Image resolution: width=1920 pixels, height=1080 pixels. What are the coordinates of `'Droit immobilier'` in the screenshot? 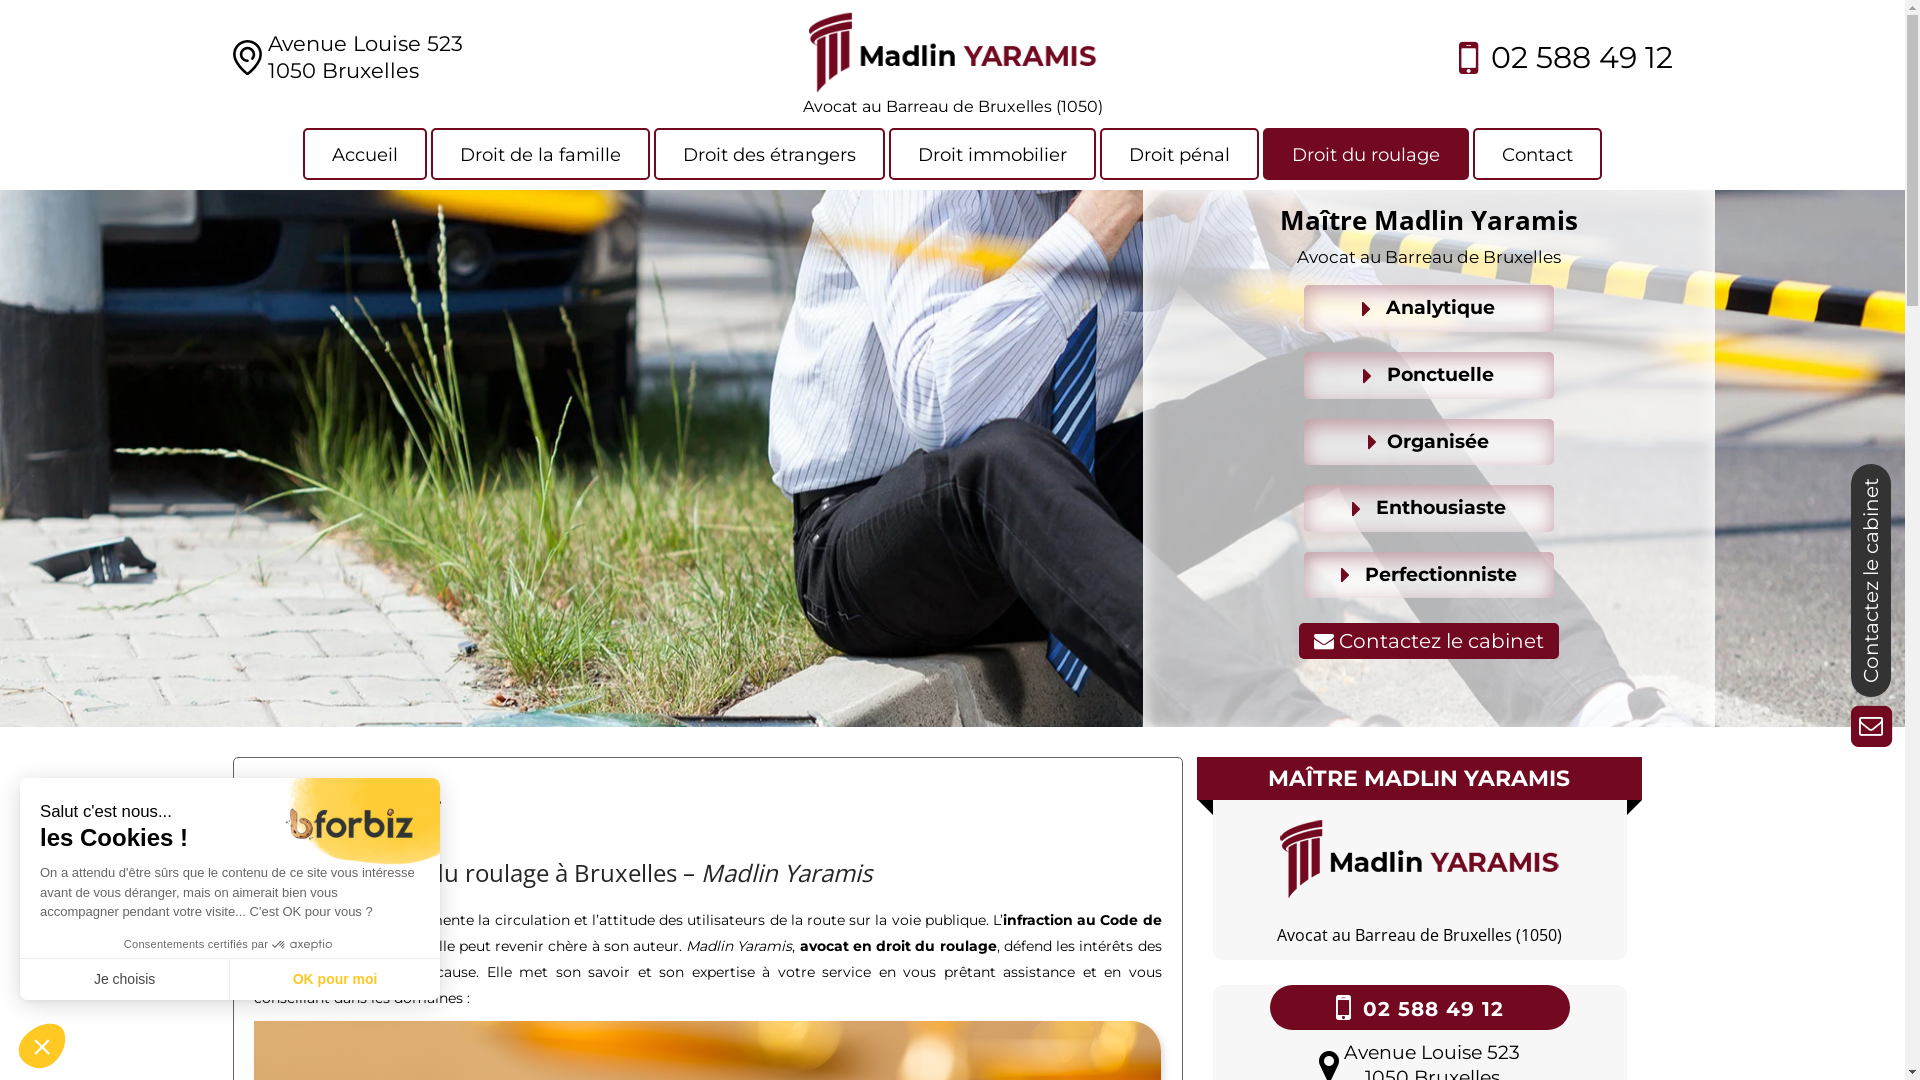 It's located at (887, 153).